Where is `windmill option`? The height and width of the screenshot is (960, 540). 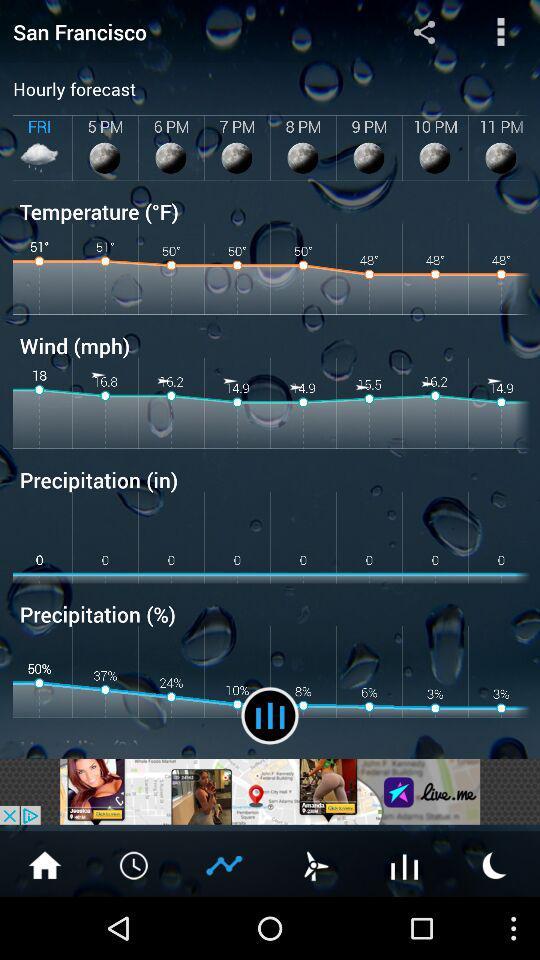
windmill option is located at coordinates (314, 863).